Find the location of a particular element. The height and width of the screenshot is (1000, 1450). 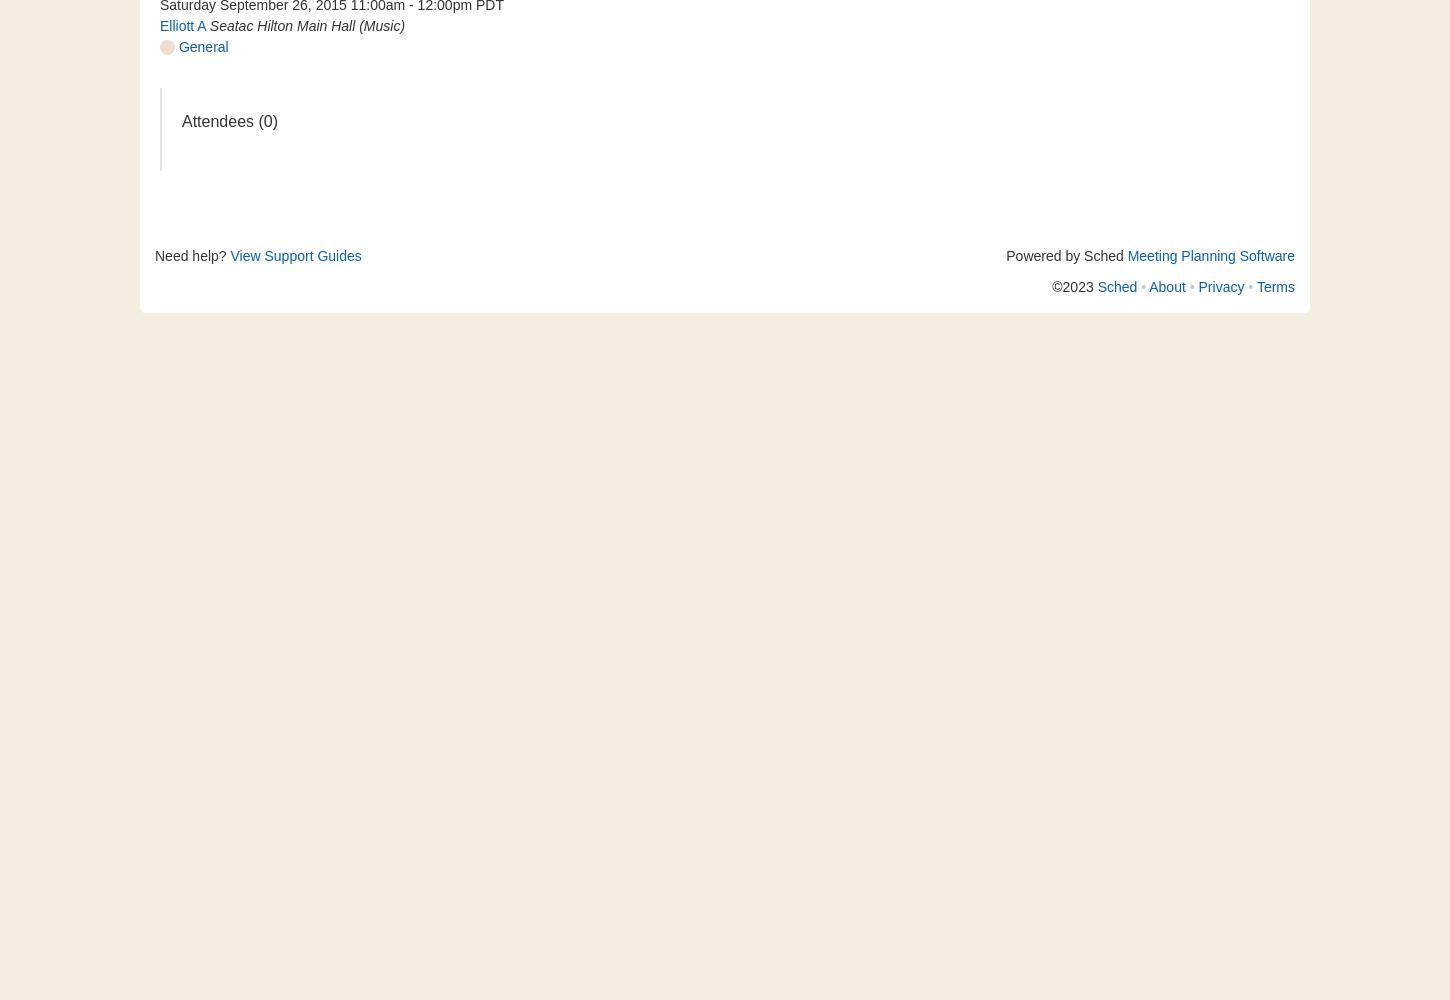

'About' is located at coordinates (1147, 287).